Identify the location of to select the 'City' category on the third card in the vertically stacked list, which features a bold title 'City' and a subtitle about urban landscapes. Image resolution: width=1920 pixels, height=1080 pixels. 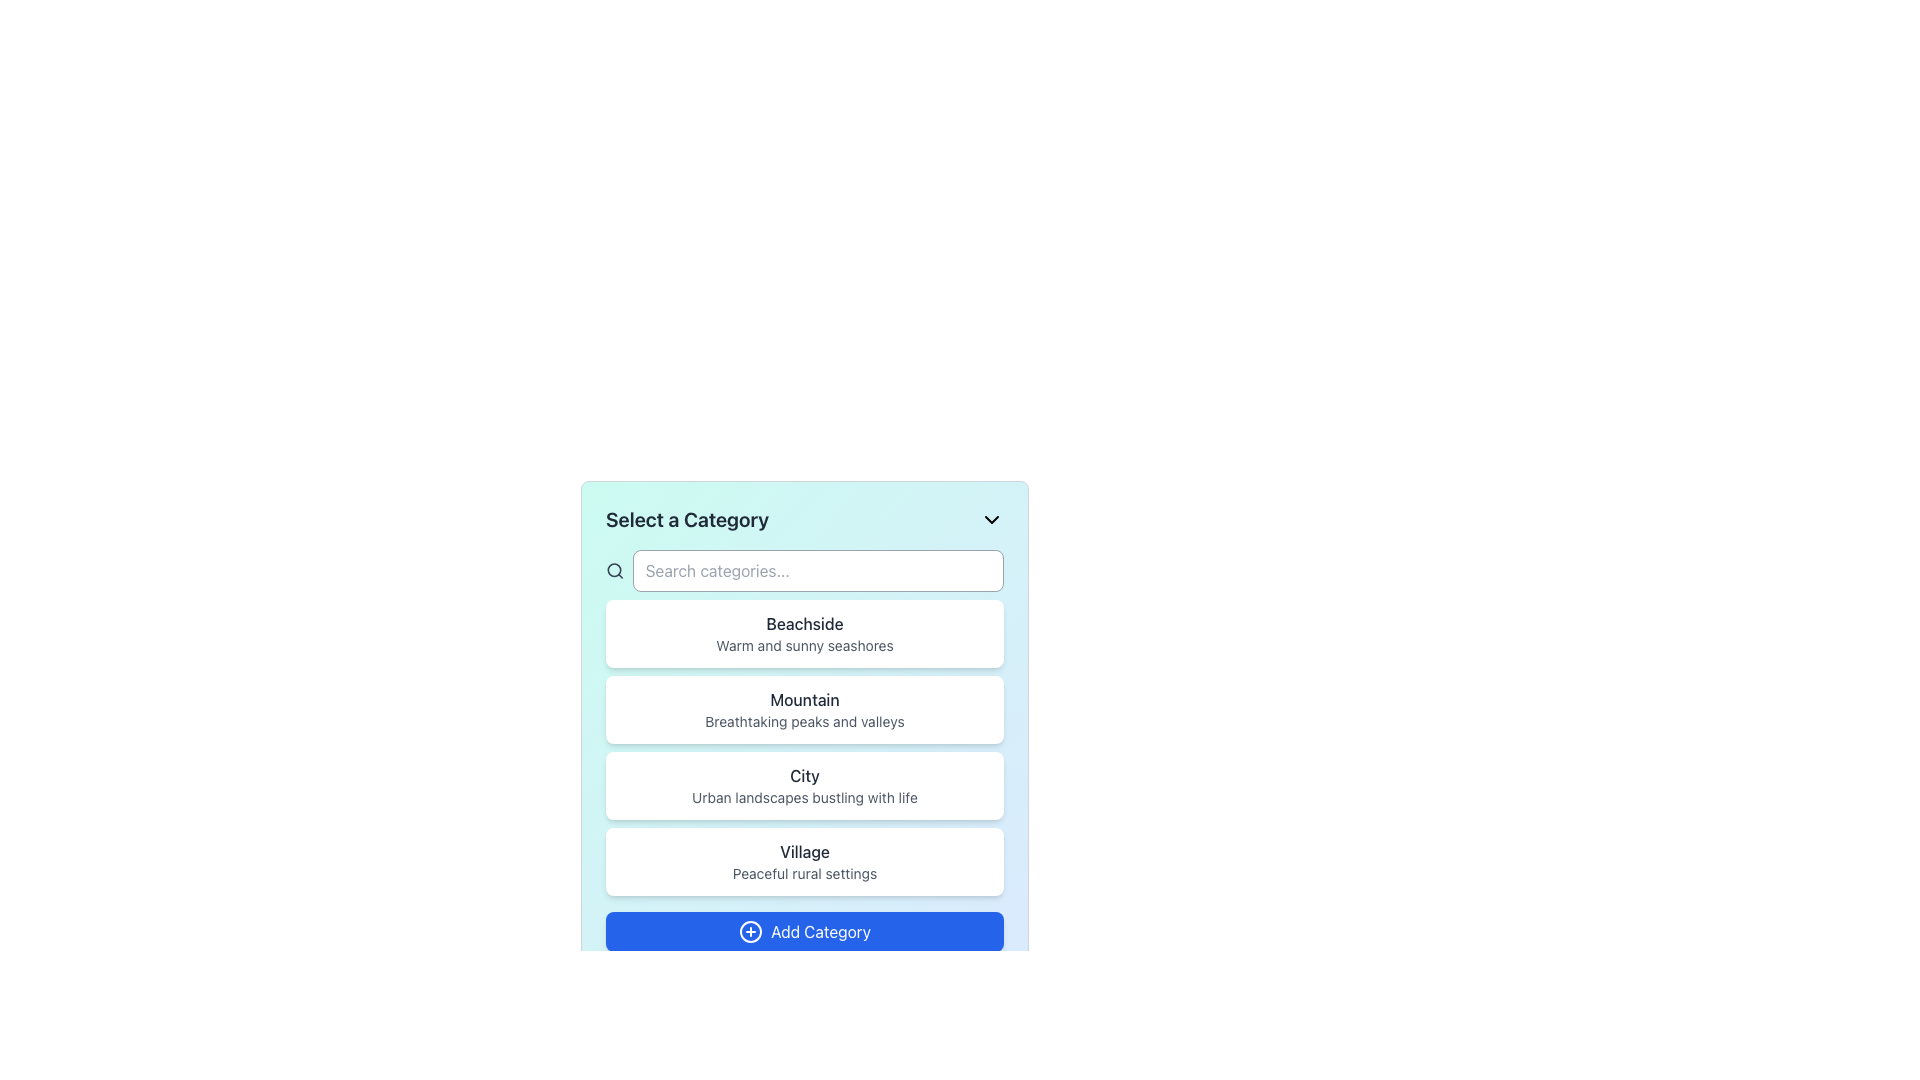
(805, 785).